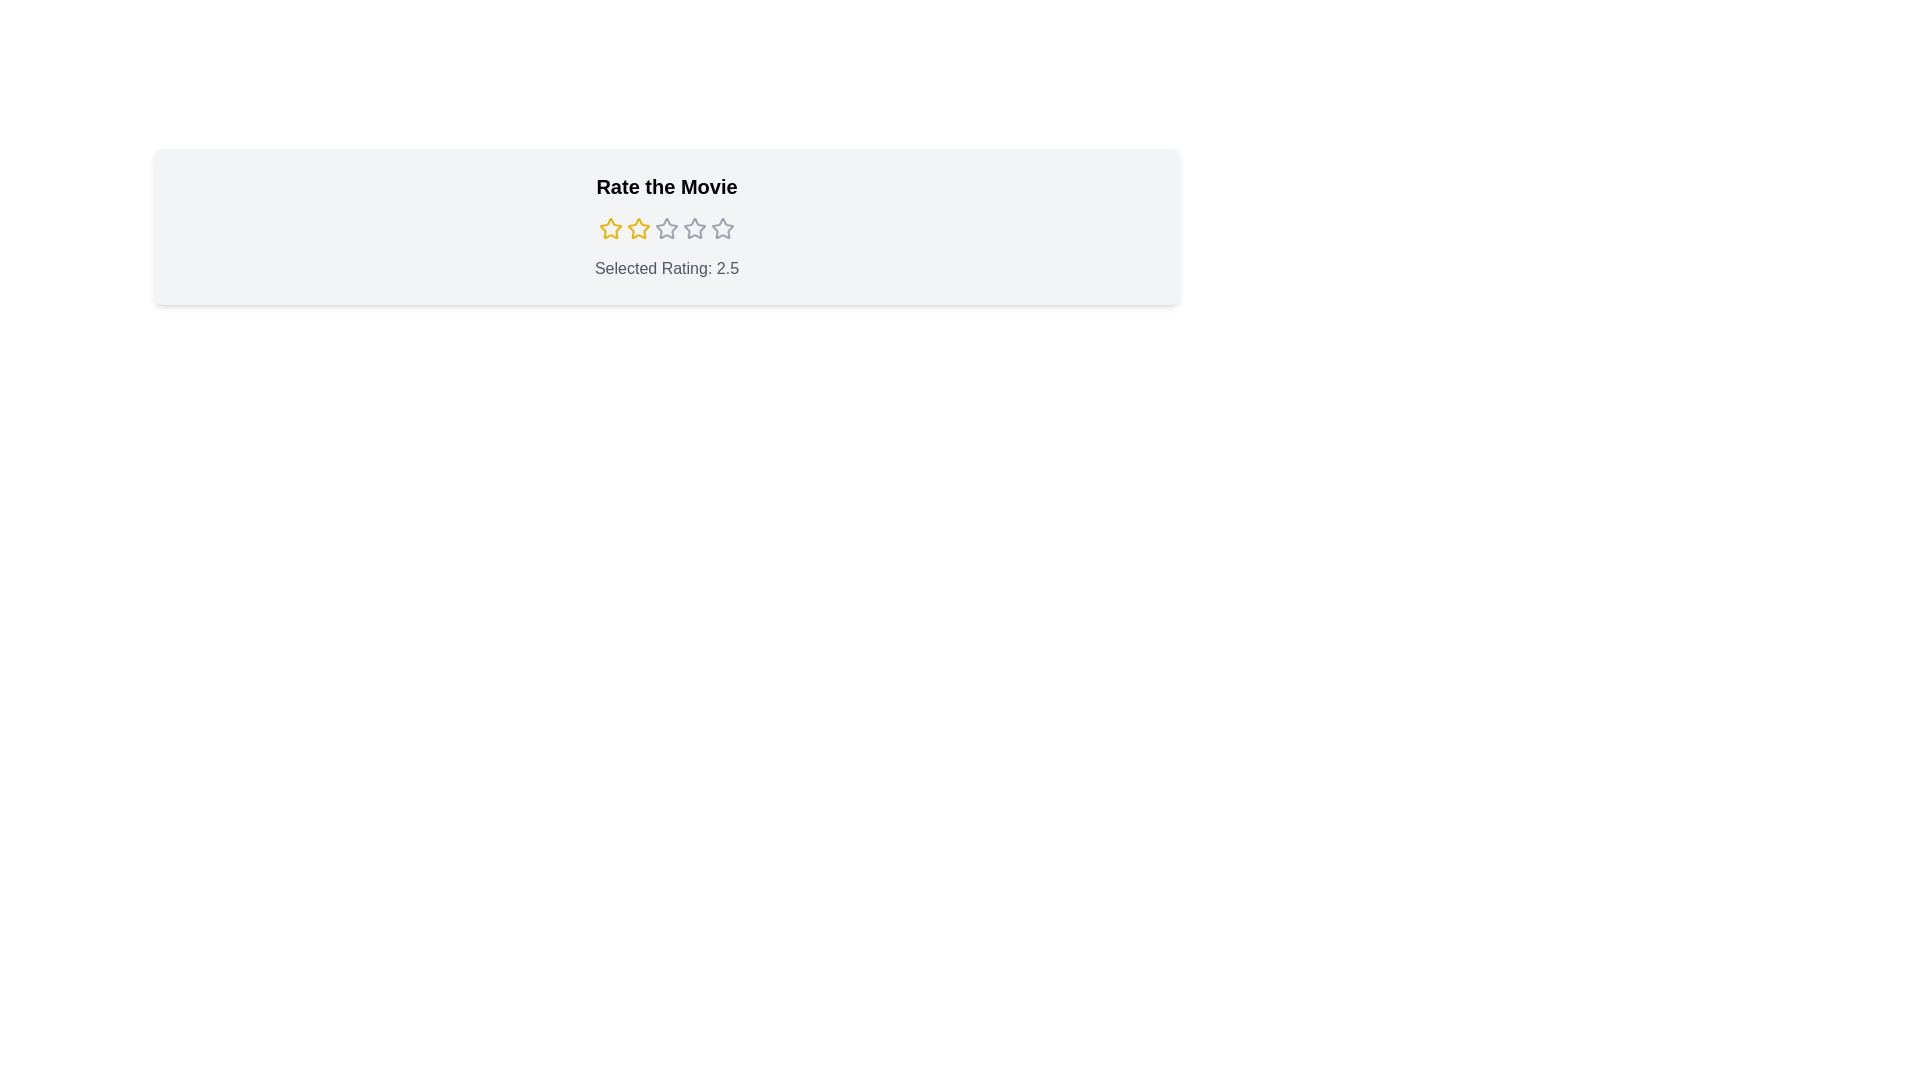 This screenshot has width=1920, height=1080. I want to click on the third star icon in the graphical rating component, so click(667, 227).